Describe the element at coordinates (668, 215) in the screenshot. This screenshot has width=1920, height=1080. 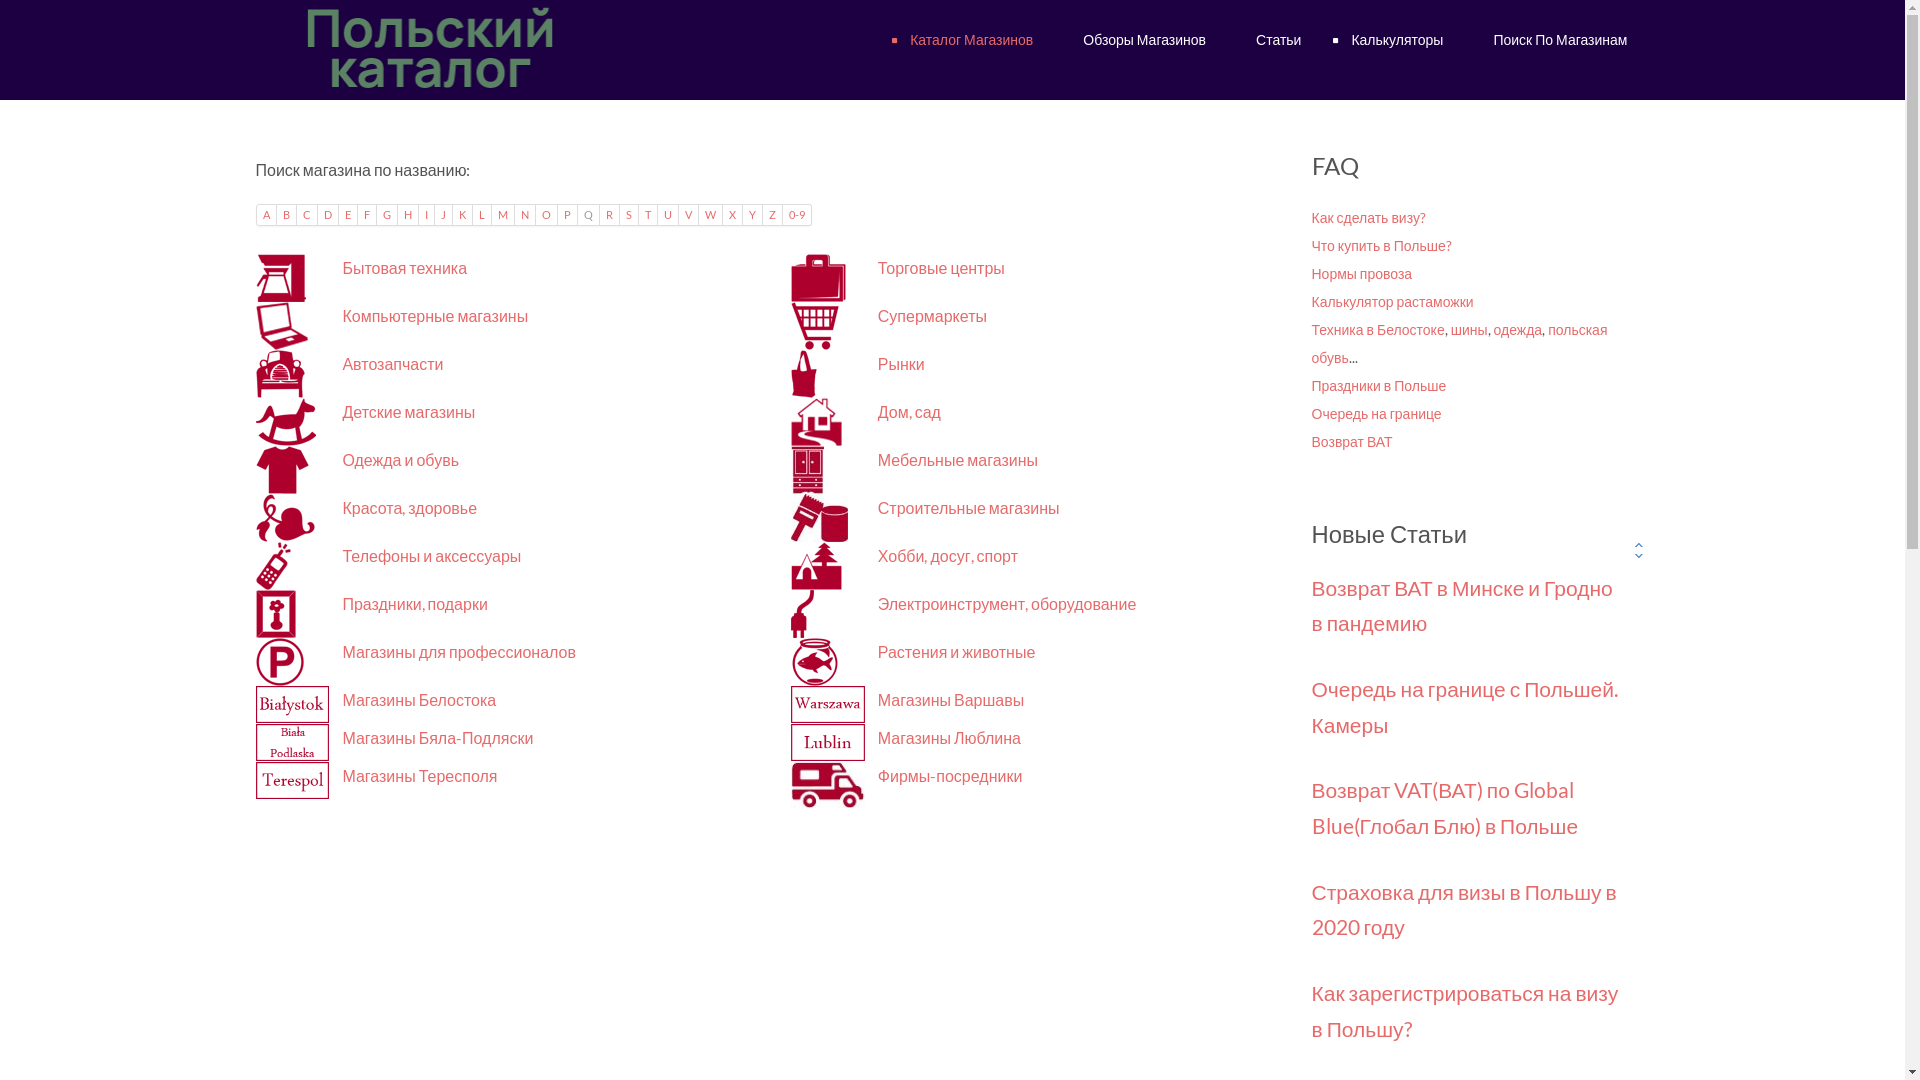
I see `'U'` at that location.